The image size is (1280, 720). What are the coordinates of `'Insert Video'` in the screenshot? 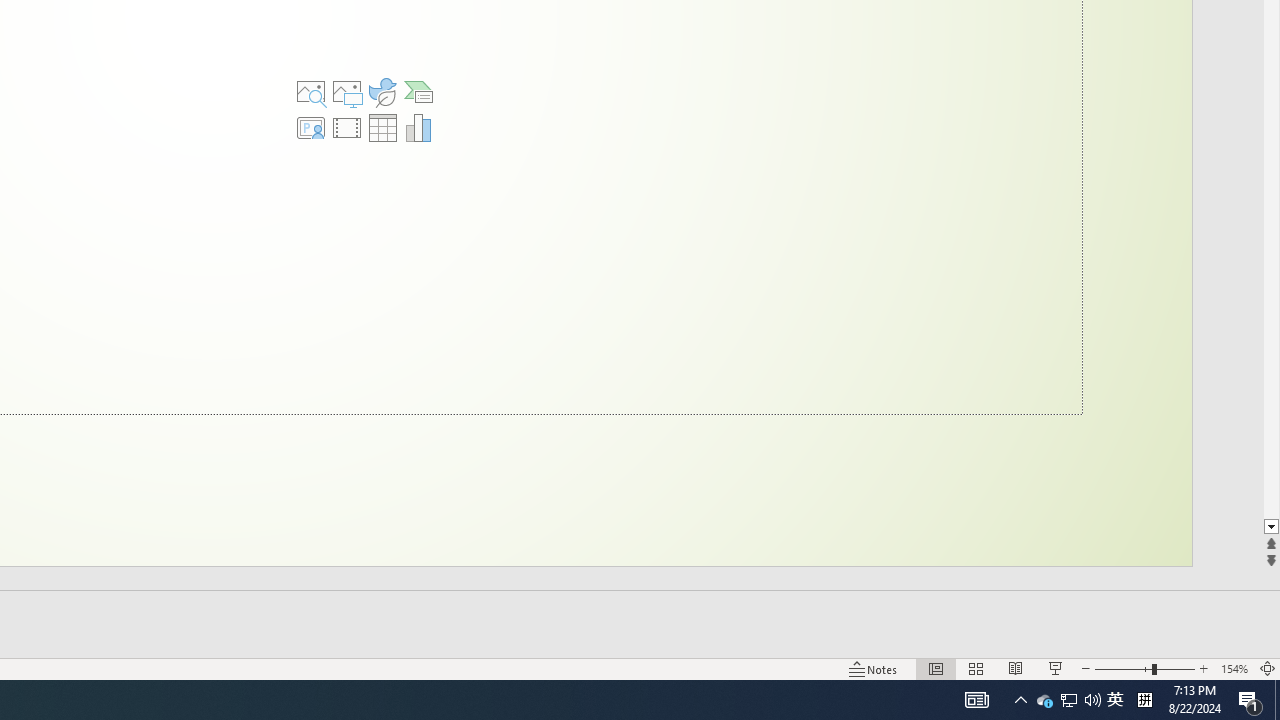 It's located at (347, 128).